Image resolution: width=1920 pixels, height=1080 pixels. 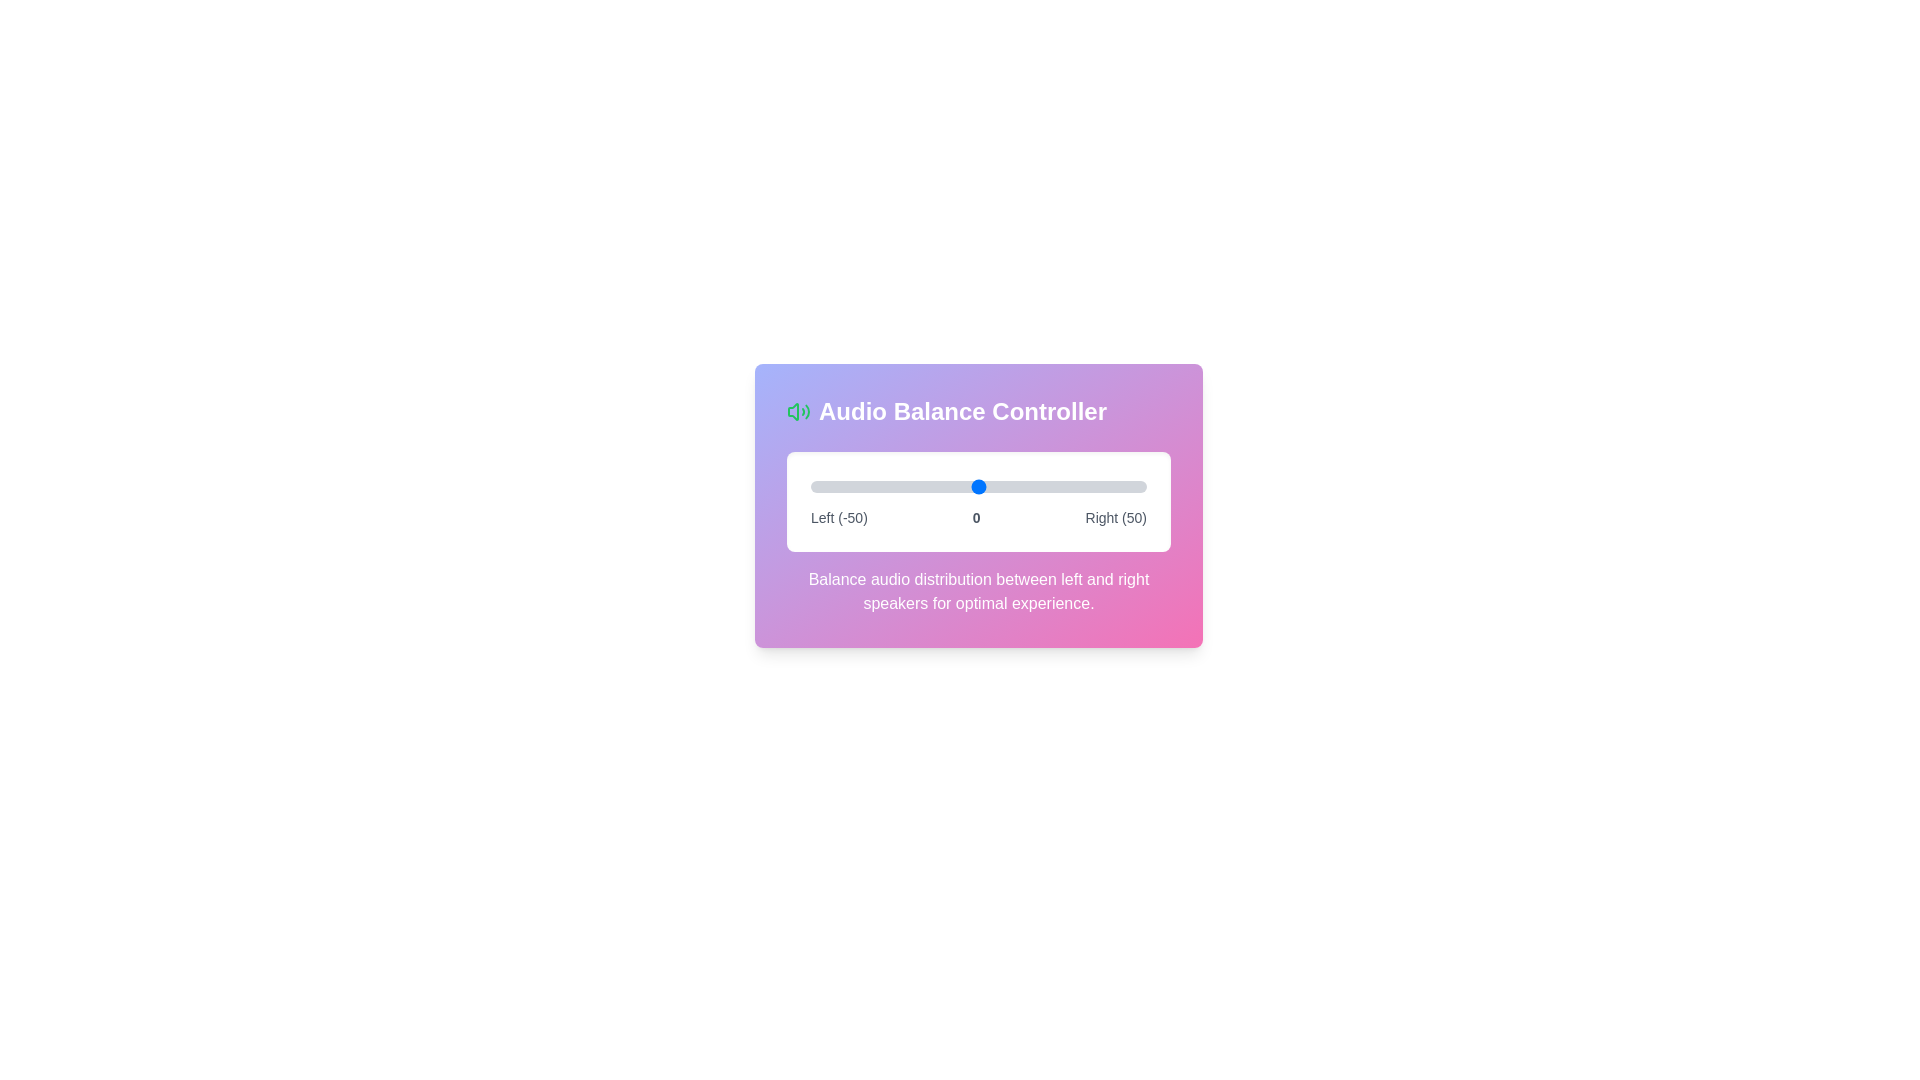 What do you see at coordinates (1085, 486) in the screenshot?
I see `the balance slider to set the audio balance to 32` at bounding box center [1085, 486].